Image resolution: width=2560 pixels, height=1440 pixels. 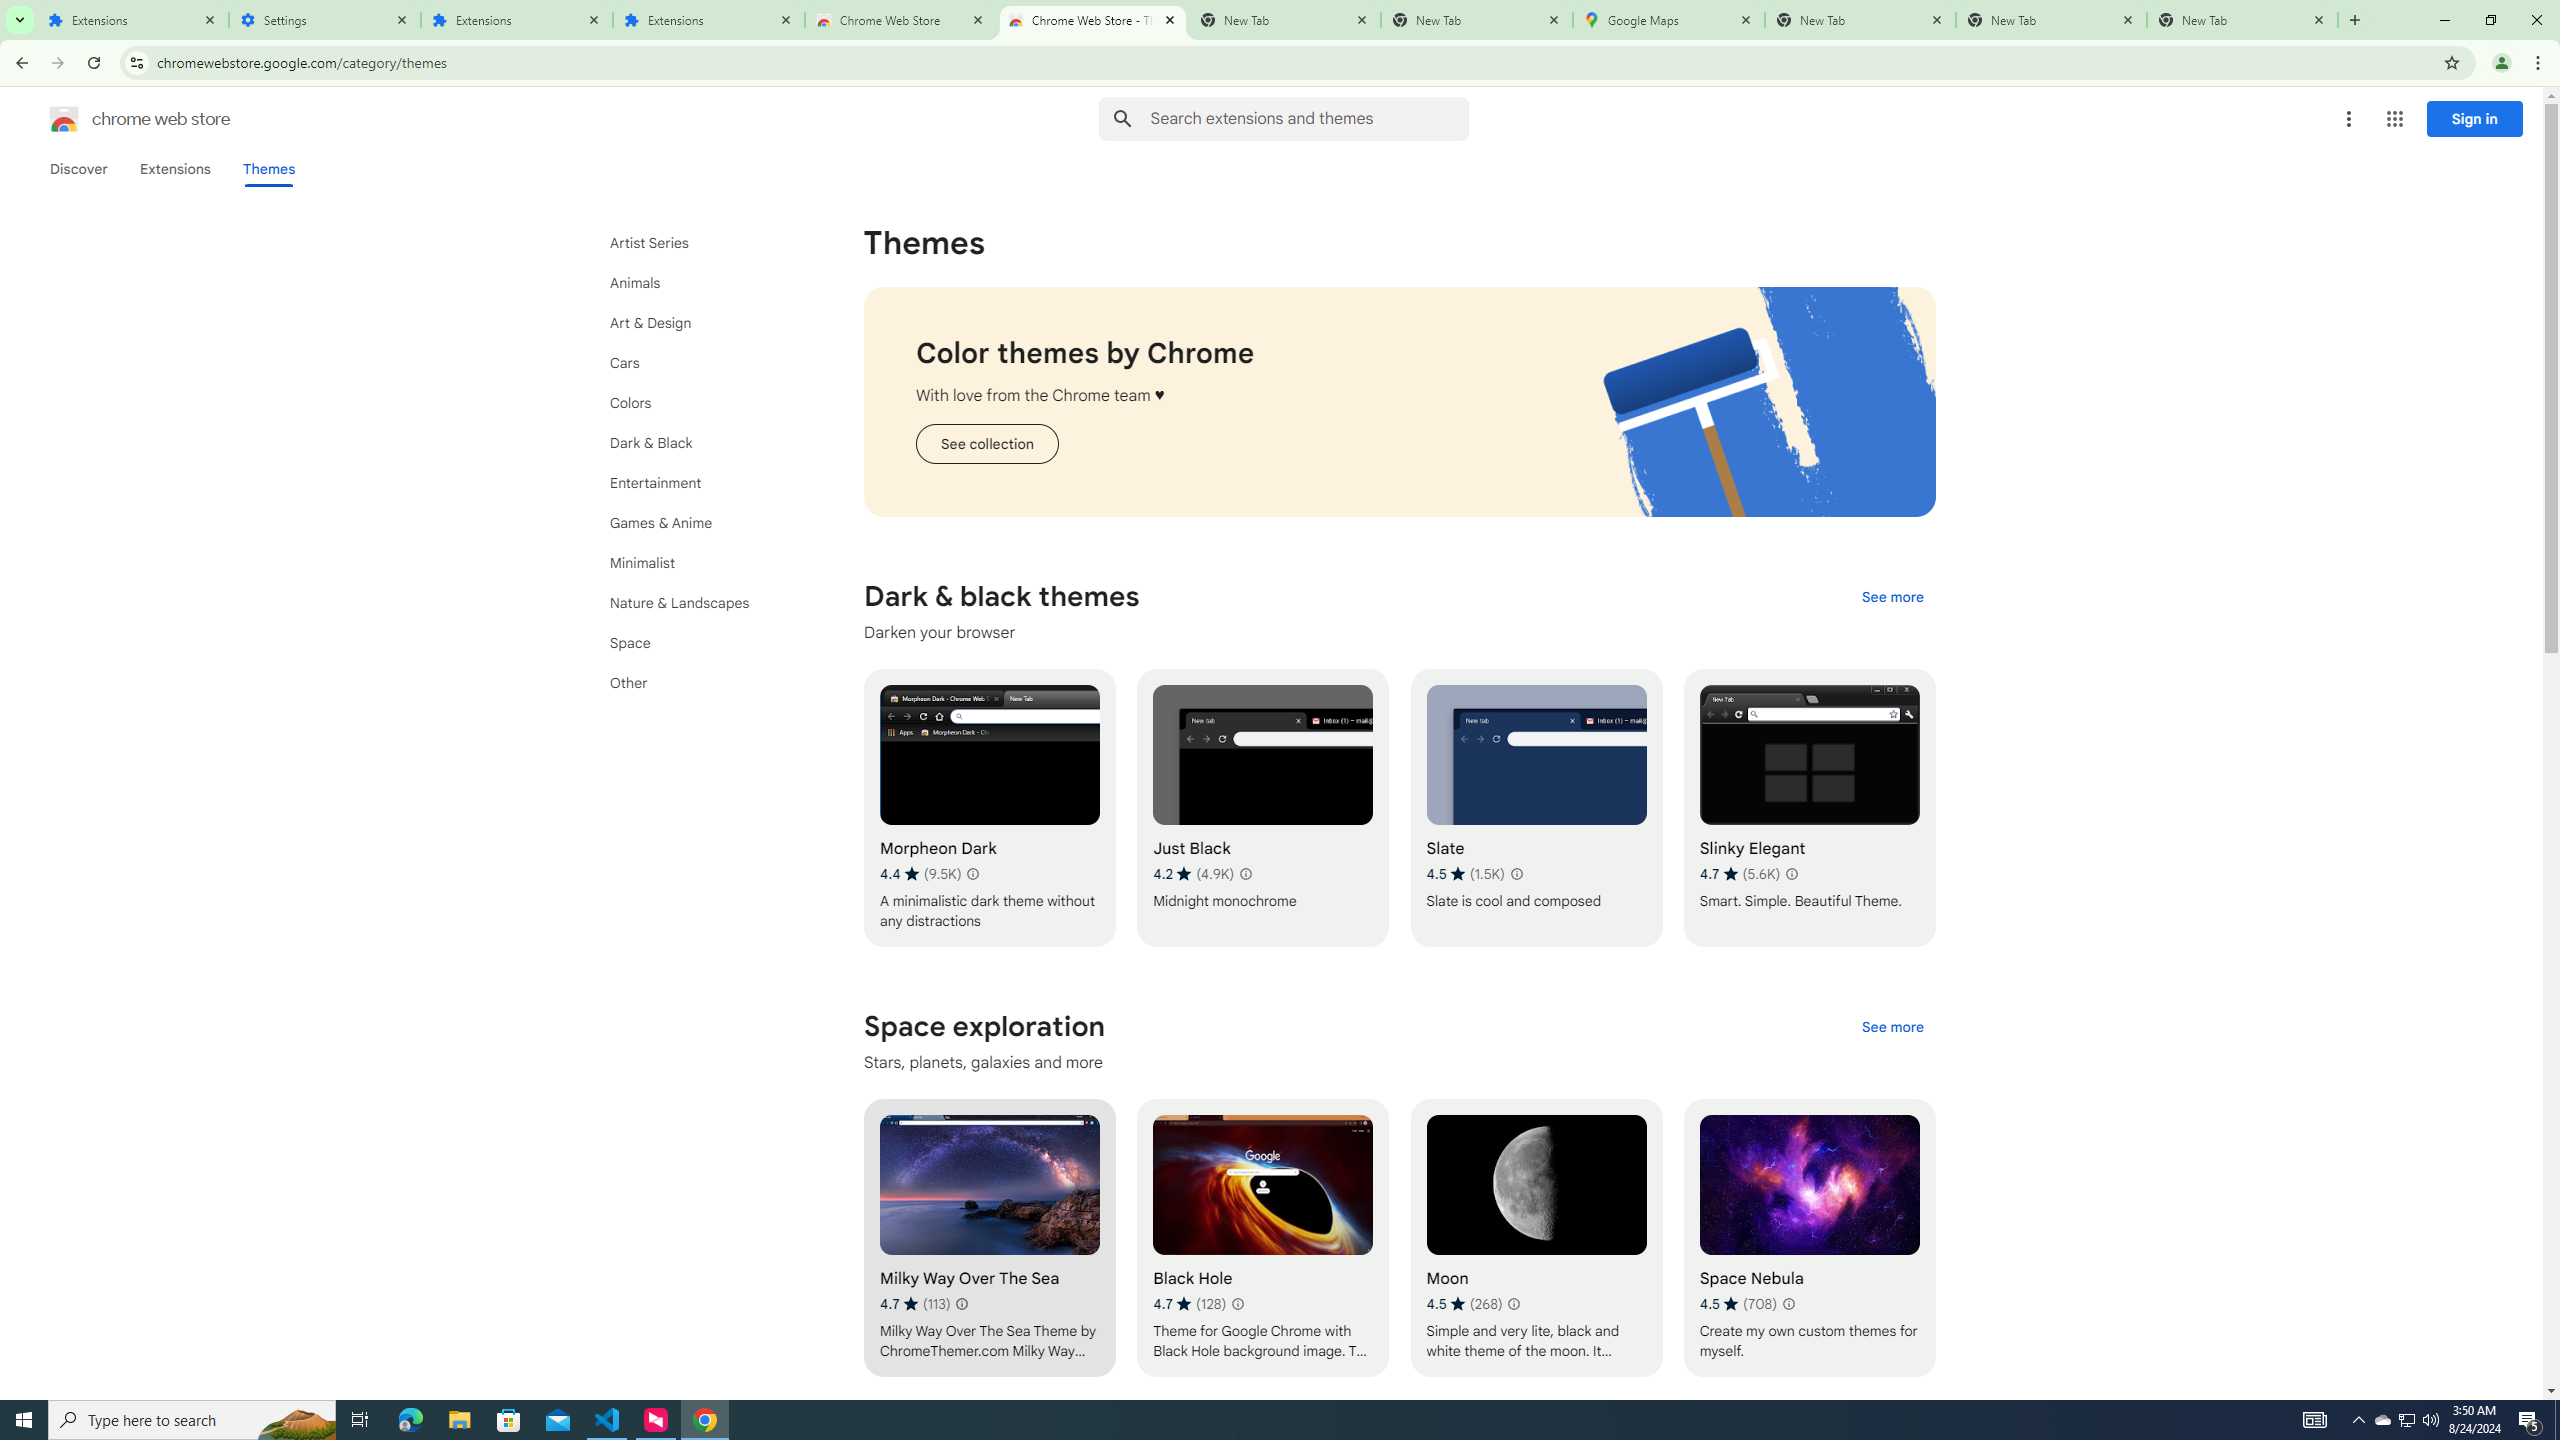 What do you see at coordinates (1191, 873) in the screenshot?
I see `'Average rating 4.2 out of 5 stars. 4.9K ratings.'` at bounding box center [1191, 873].